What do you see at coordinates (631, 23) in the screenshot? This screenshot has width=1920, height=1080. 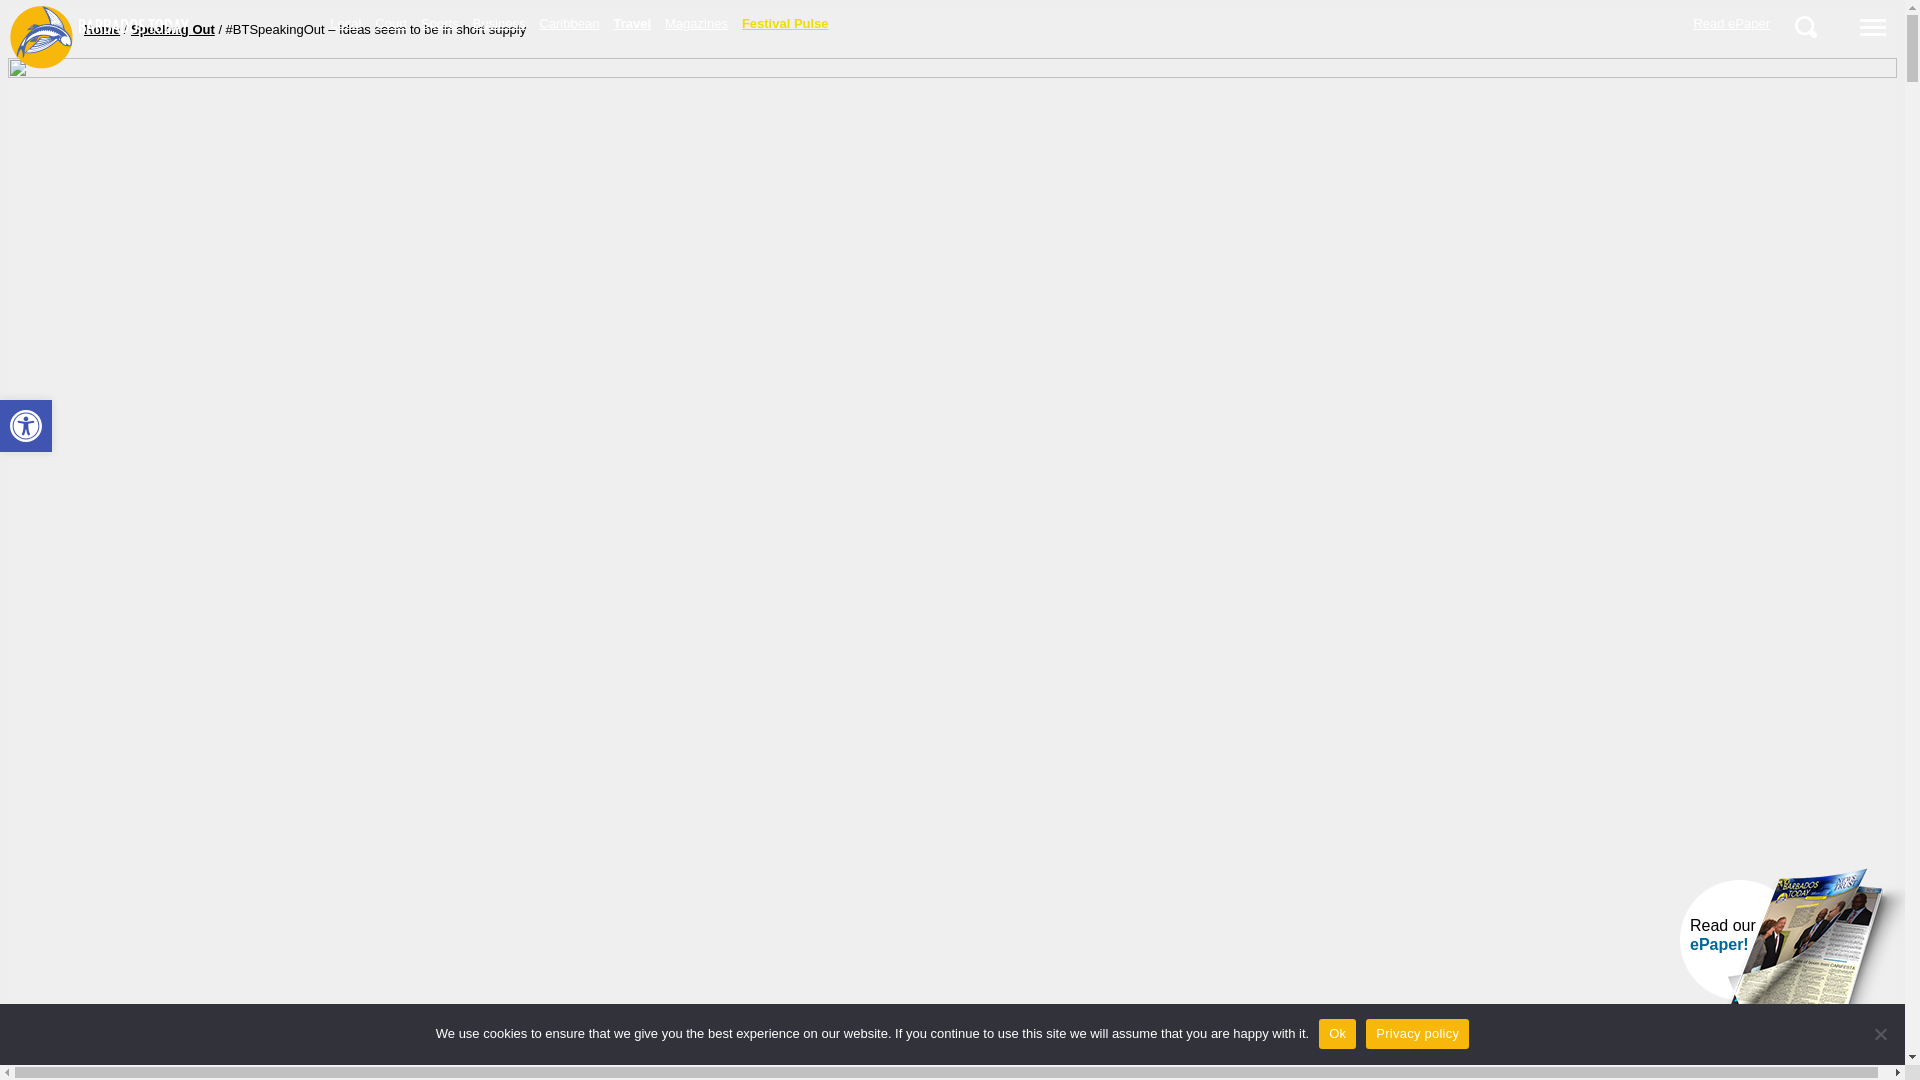 I see `'Travel'` at bounding box center [631, 23].